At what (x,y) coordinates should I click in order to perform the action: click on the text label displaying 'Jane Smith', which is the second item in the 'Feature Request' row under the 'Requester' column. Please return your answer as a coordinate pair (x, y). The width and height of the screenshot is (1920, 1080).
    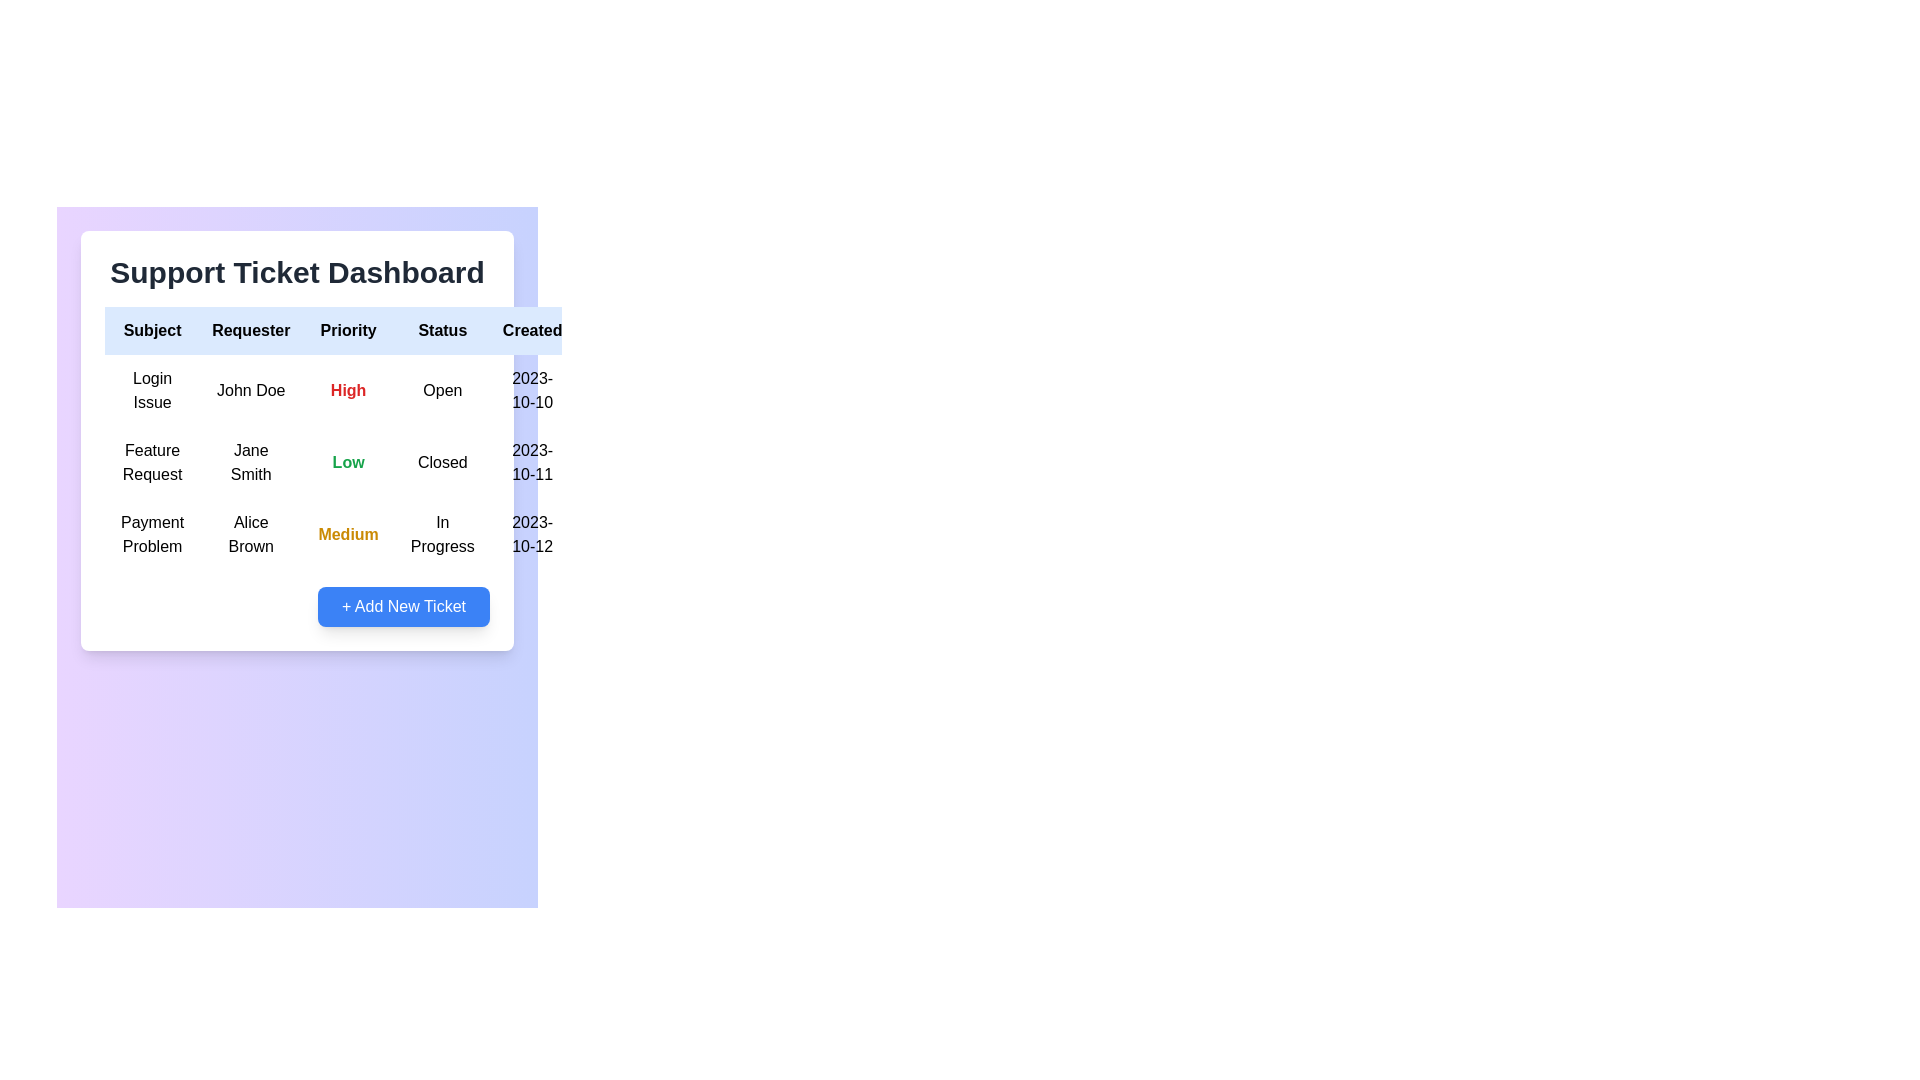
    Looking at the image, I should click on (250, 462).